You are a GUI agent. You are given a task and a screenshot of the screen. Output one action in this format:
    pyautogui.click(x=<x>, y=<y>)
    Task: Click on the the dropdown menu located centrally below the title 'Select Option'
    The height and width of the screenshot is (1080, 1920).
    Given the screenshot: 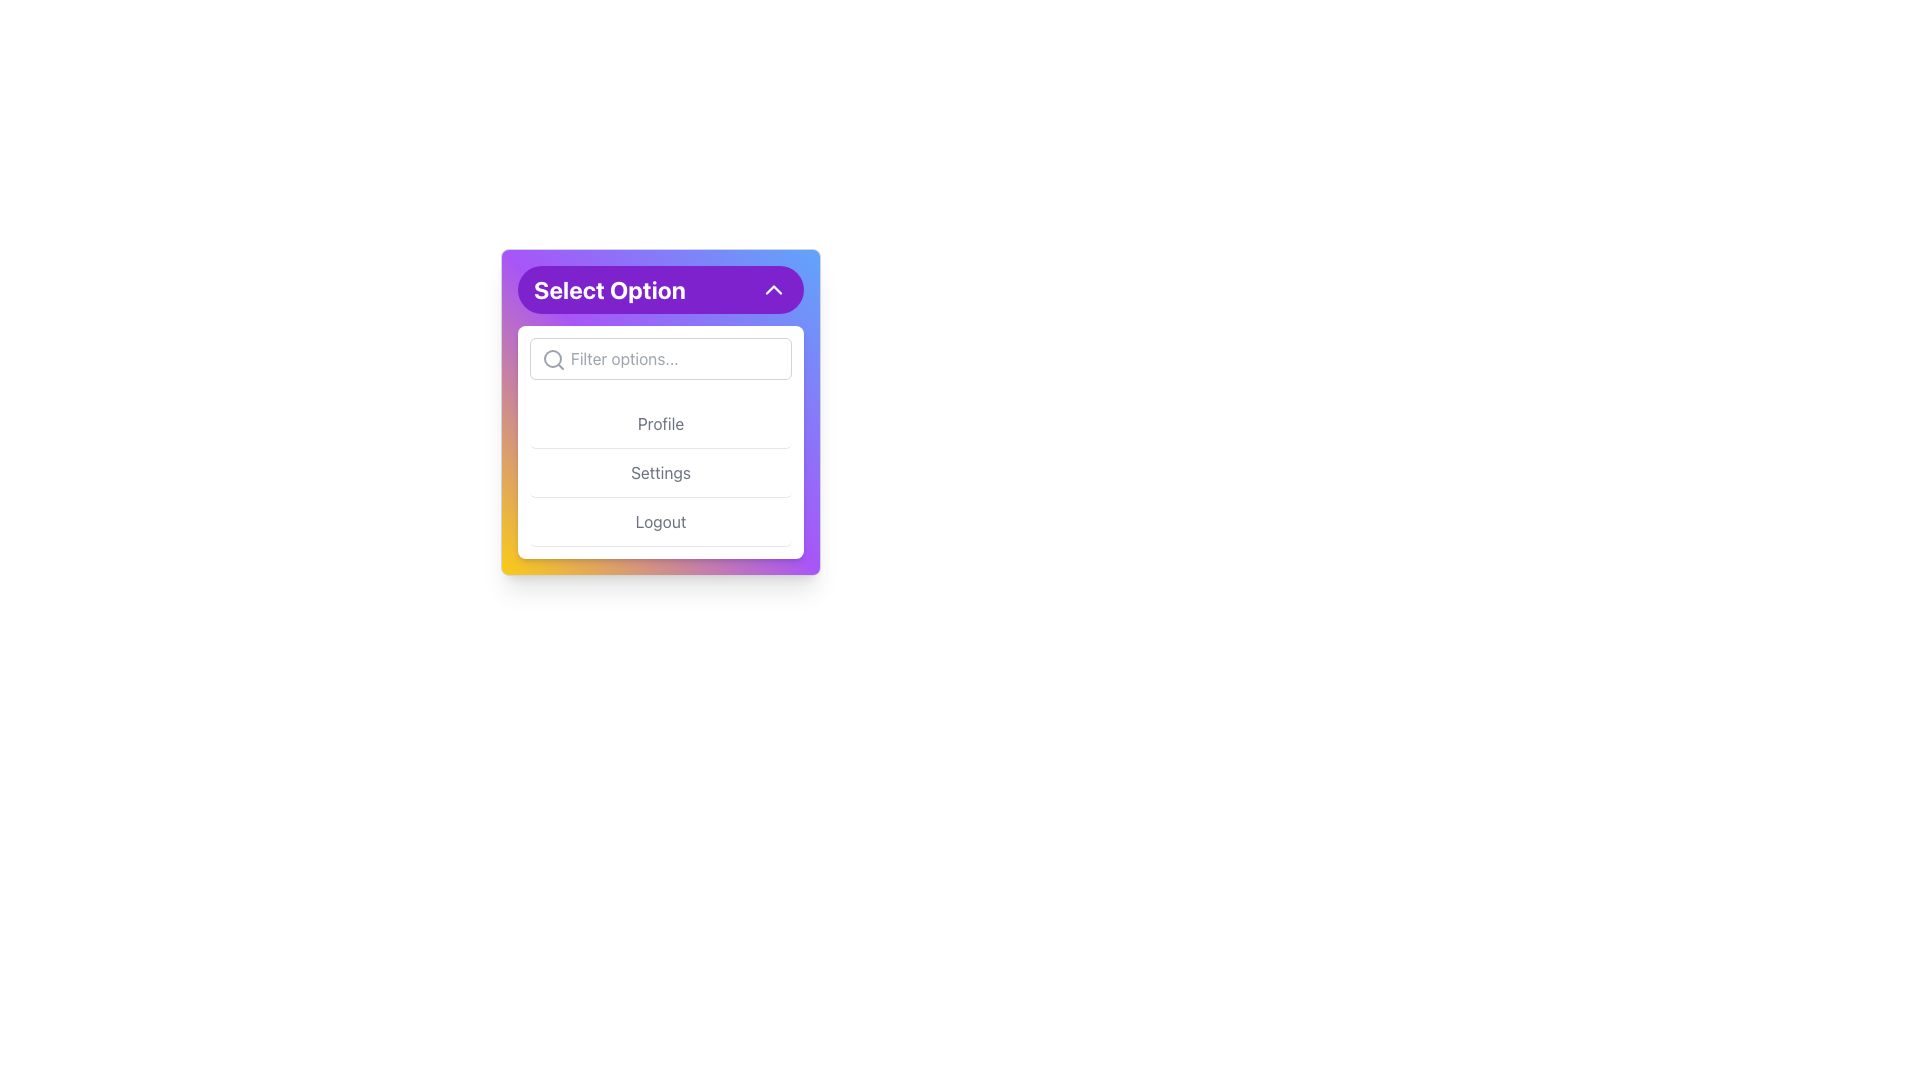 What is the action you would take?
    pyautogui.click(x=661, y=411)
    